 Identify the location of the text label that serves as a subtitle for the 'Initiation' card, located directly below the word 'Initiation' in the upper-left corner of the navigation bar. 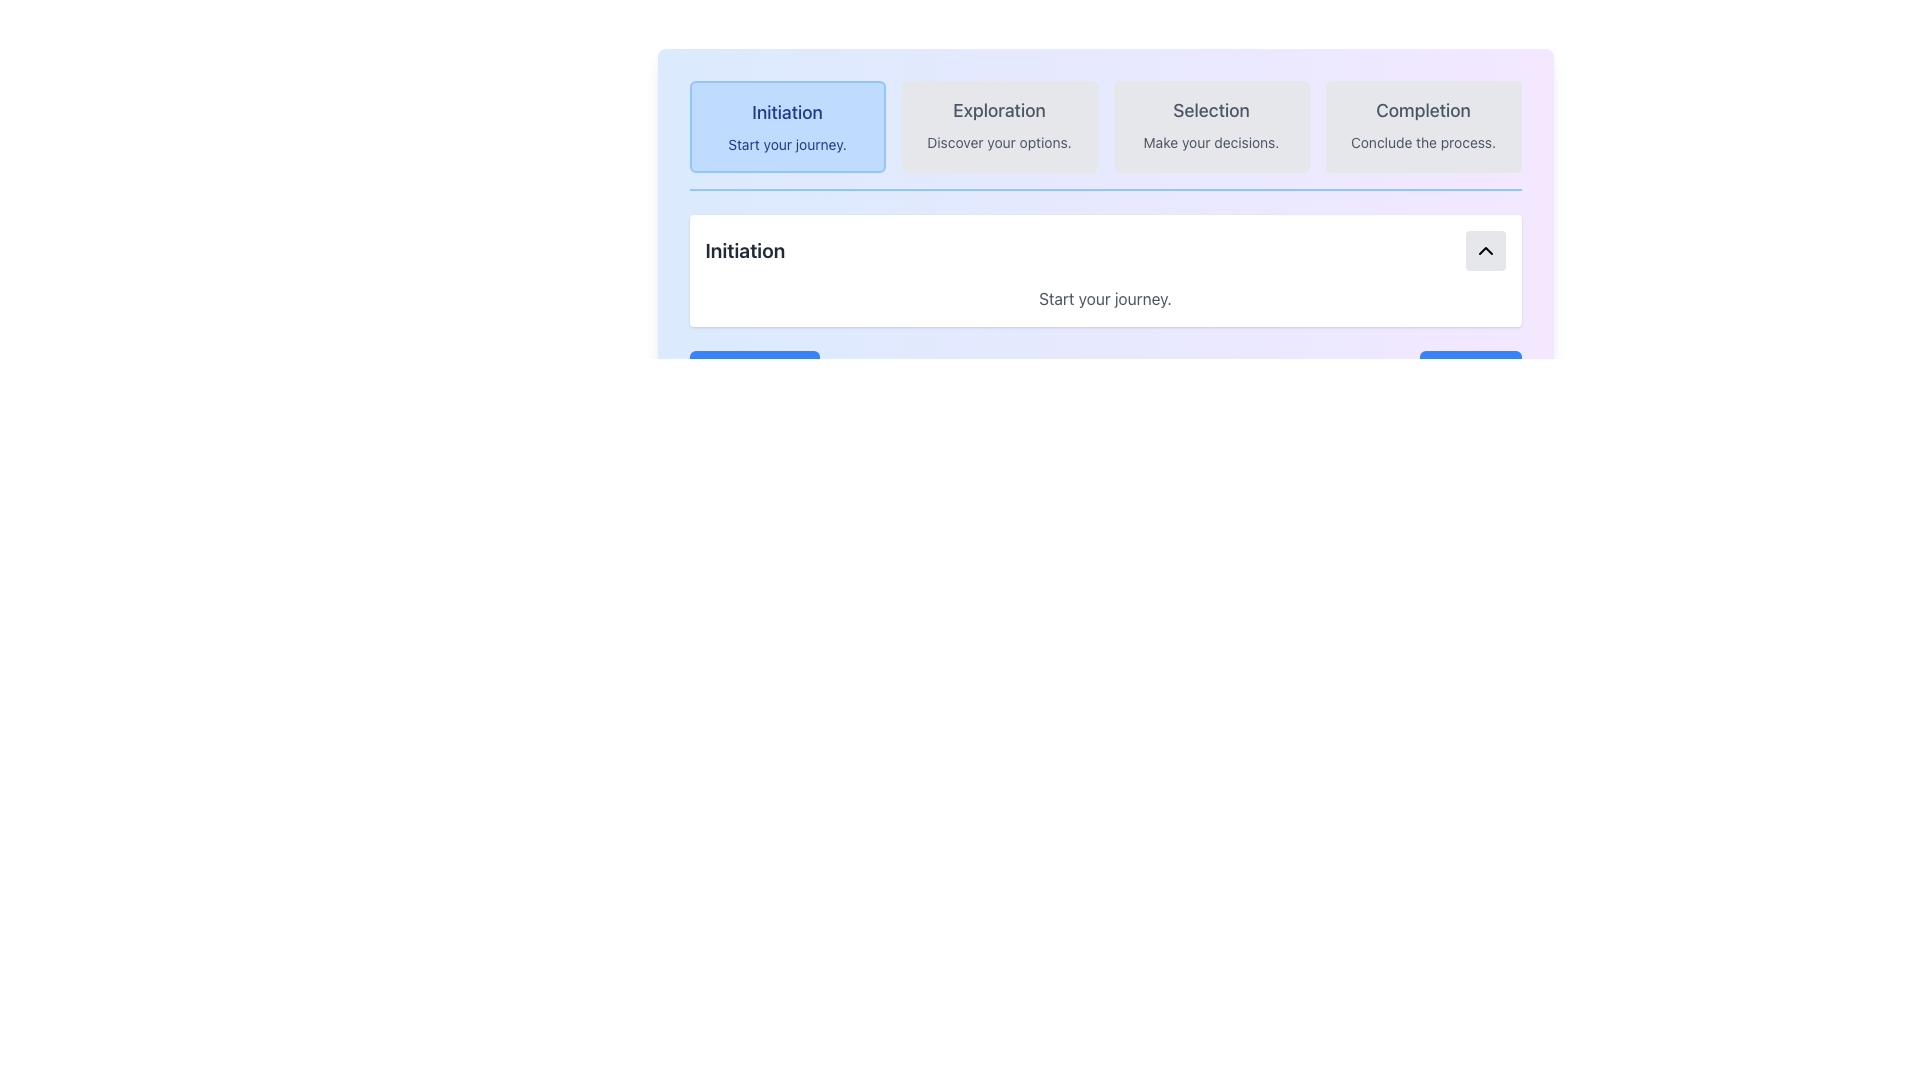
(786, 144).